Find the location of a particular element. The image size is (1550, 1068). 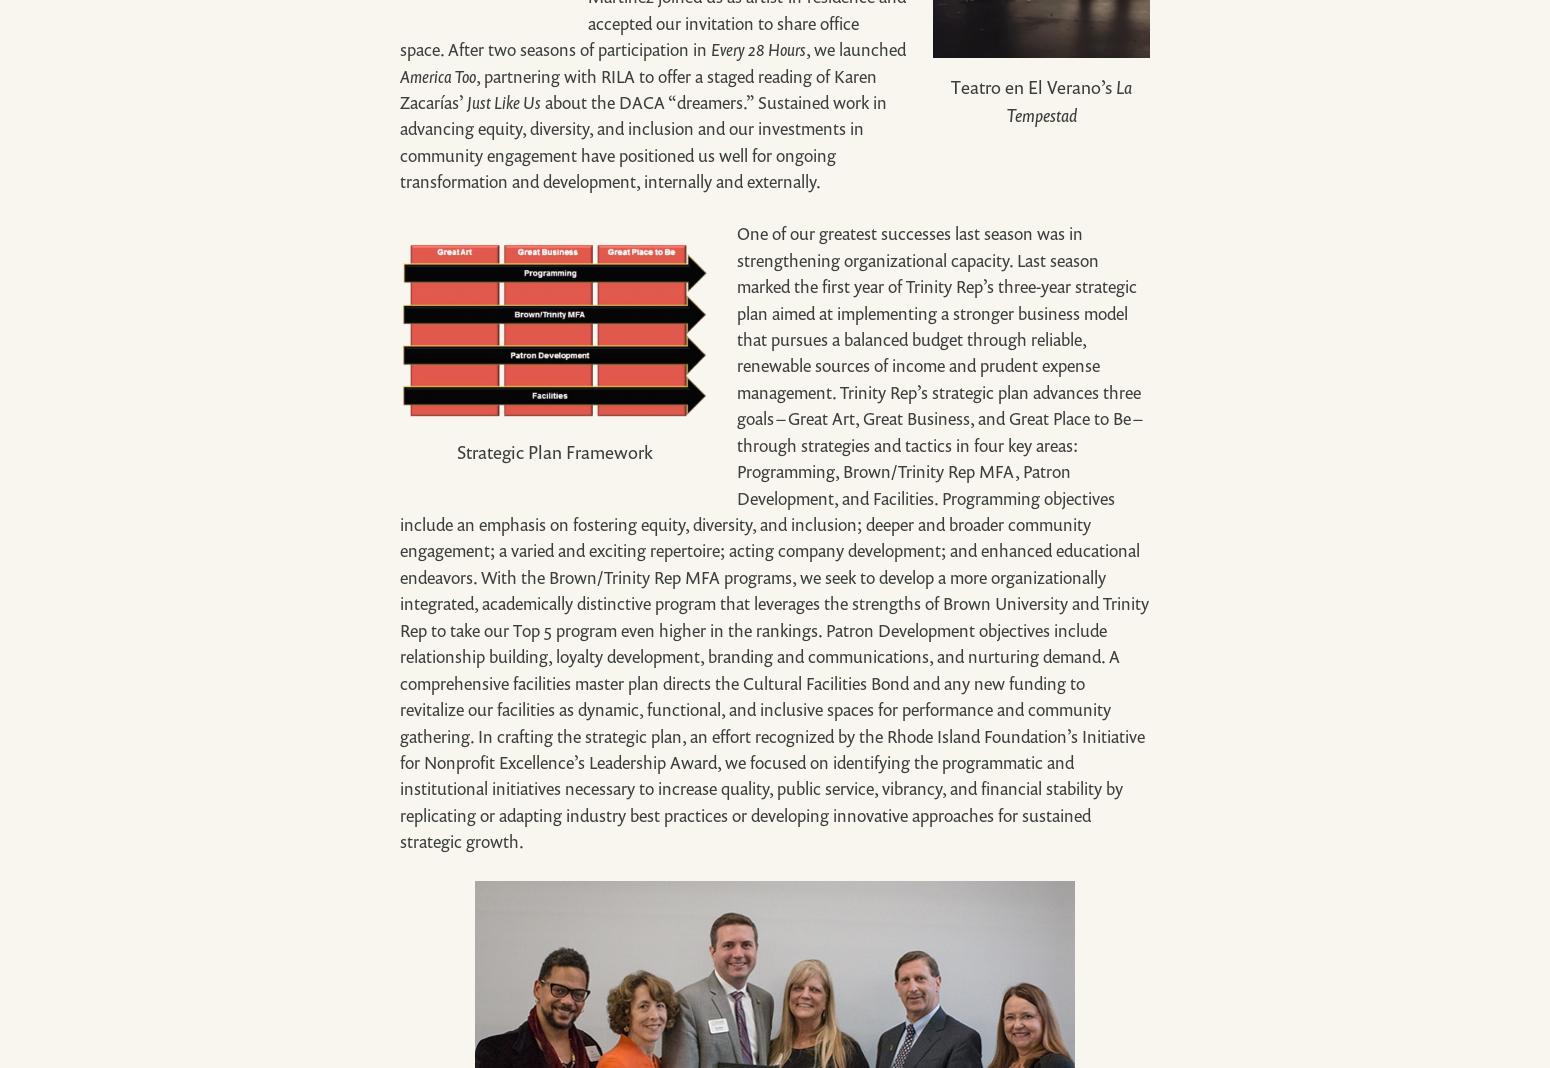

'Just Like Us' is located at coordinates (466, 100).